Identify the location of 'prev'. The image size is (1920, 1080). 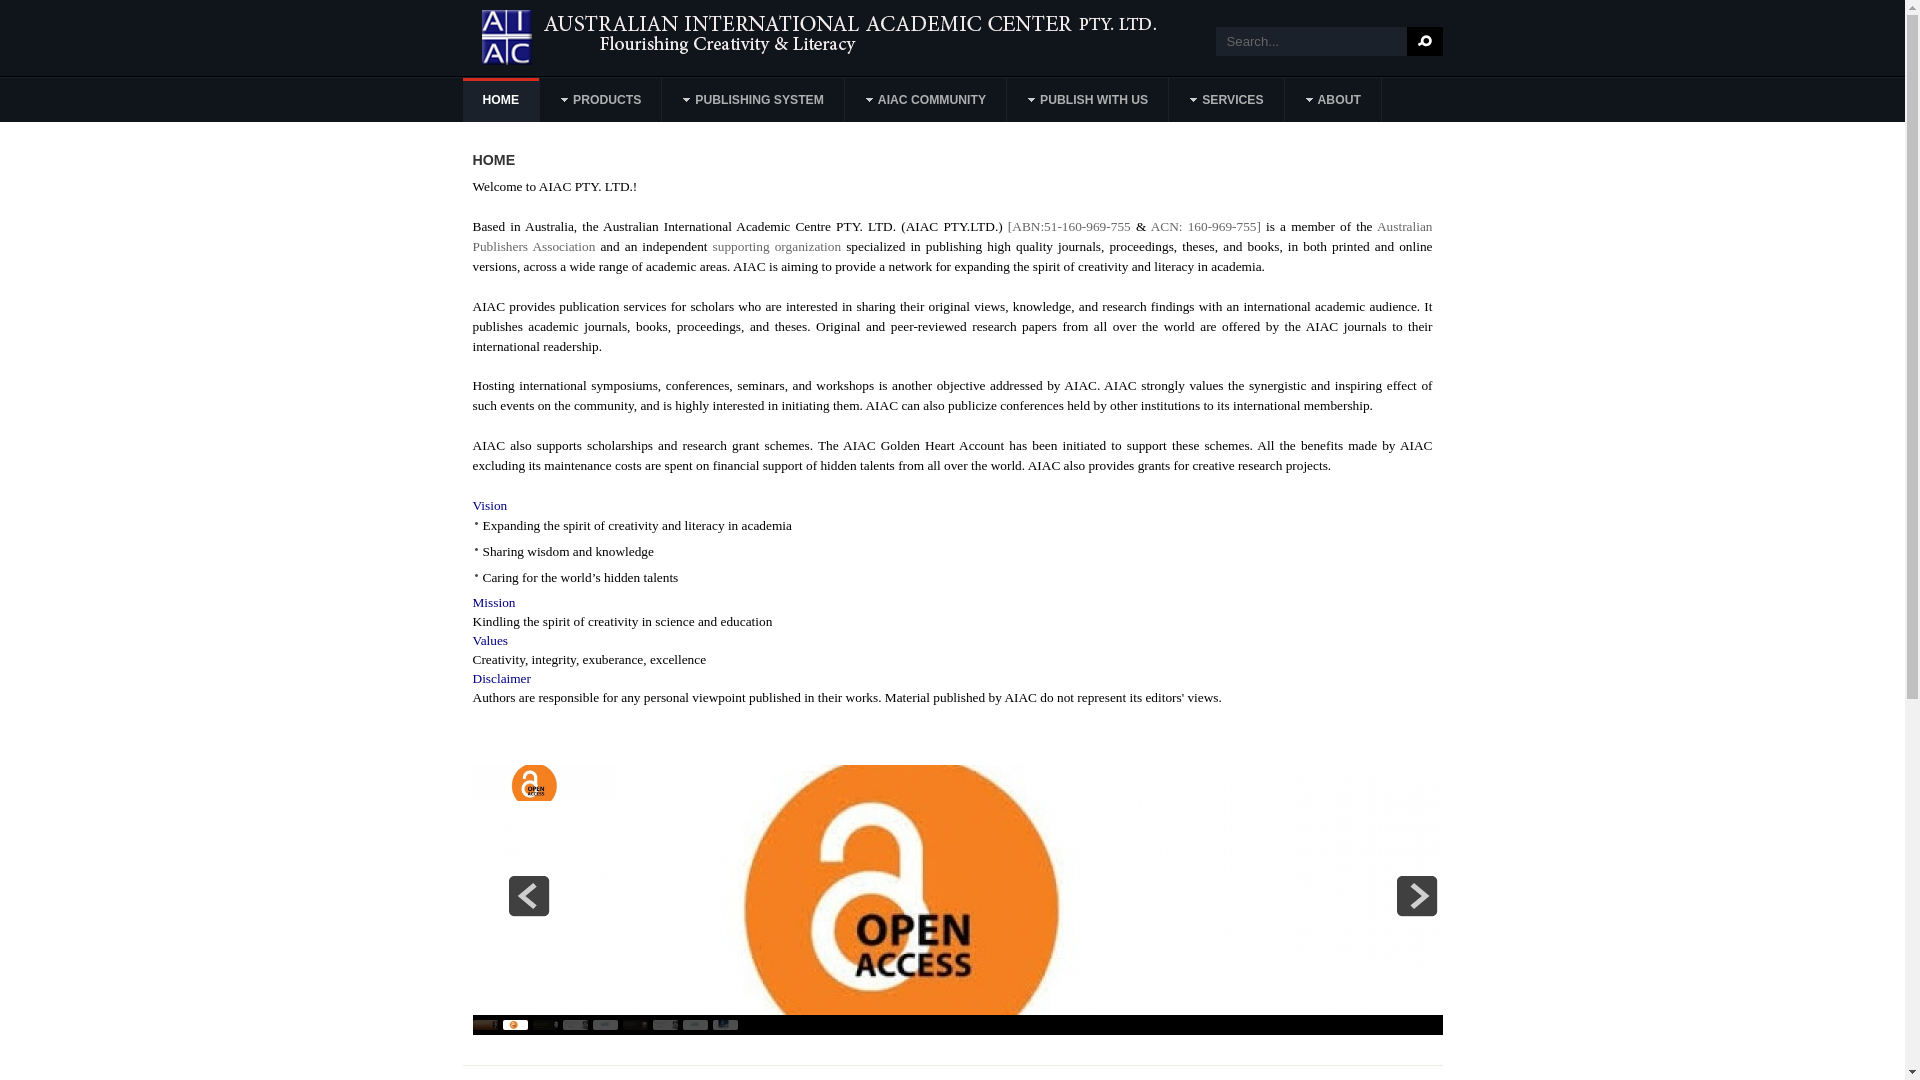
(528, 894).